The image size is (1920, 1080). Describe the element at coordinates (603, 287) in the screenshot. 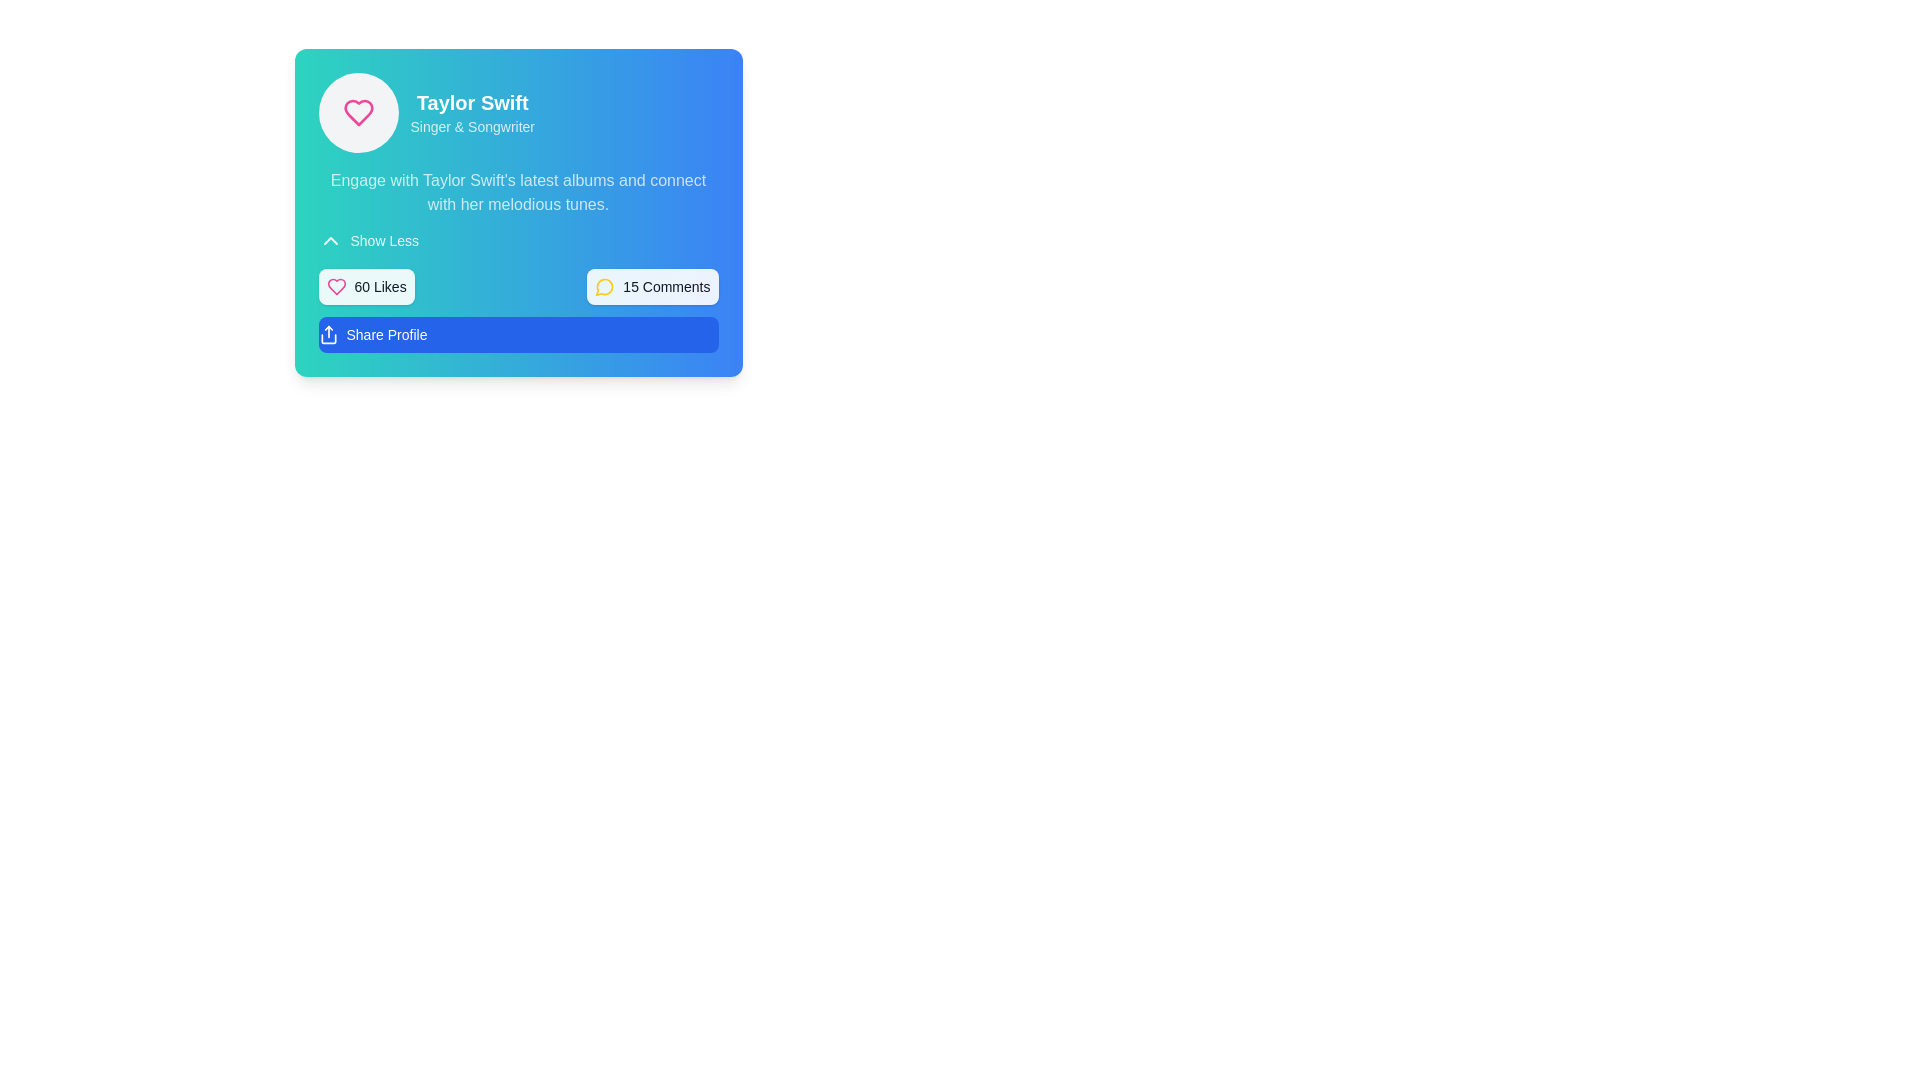

I see `the comment icon by clicking on the associated '15 Comments' label located adjacent to it` at that location.